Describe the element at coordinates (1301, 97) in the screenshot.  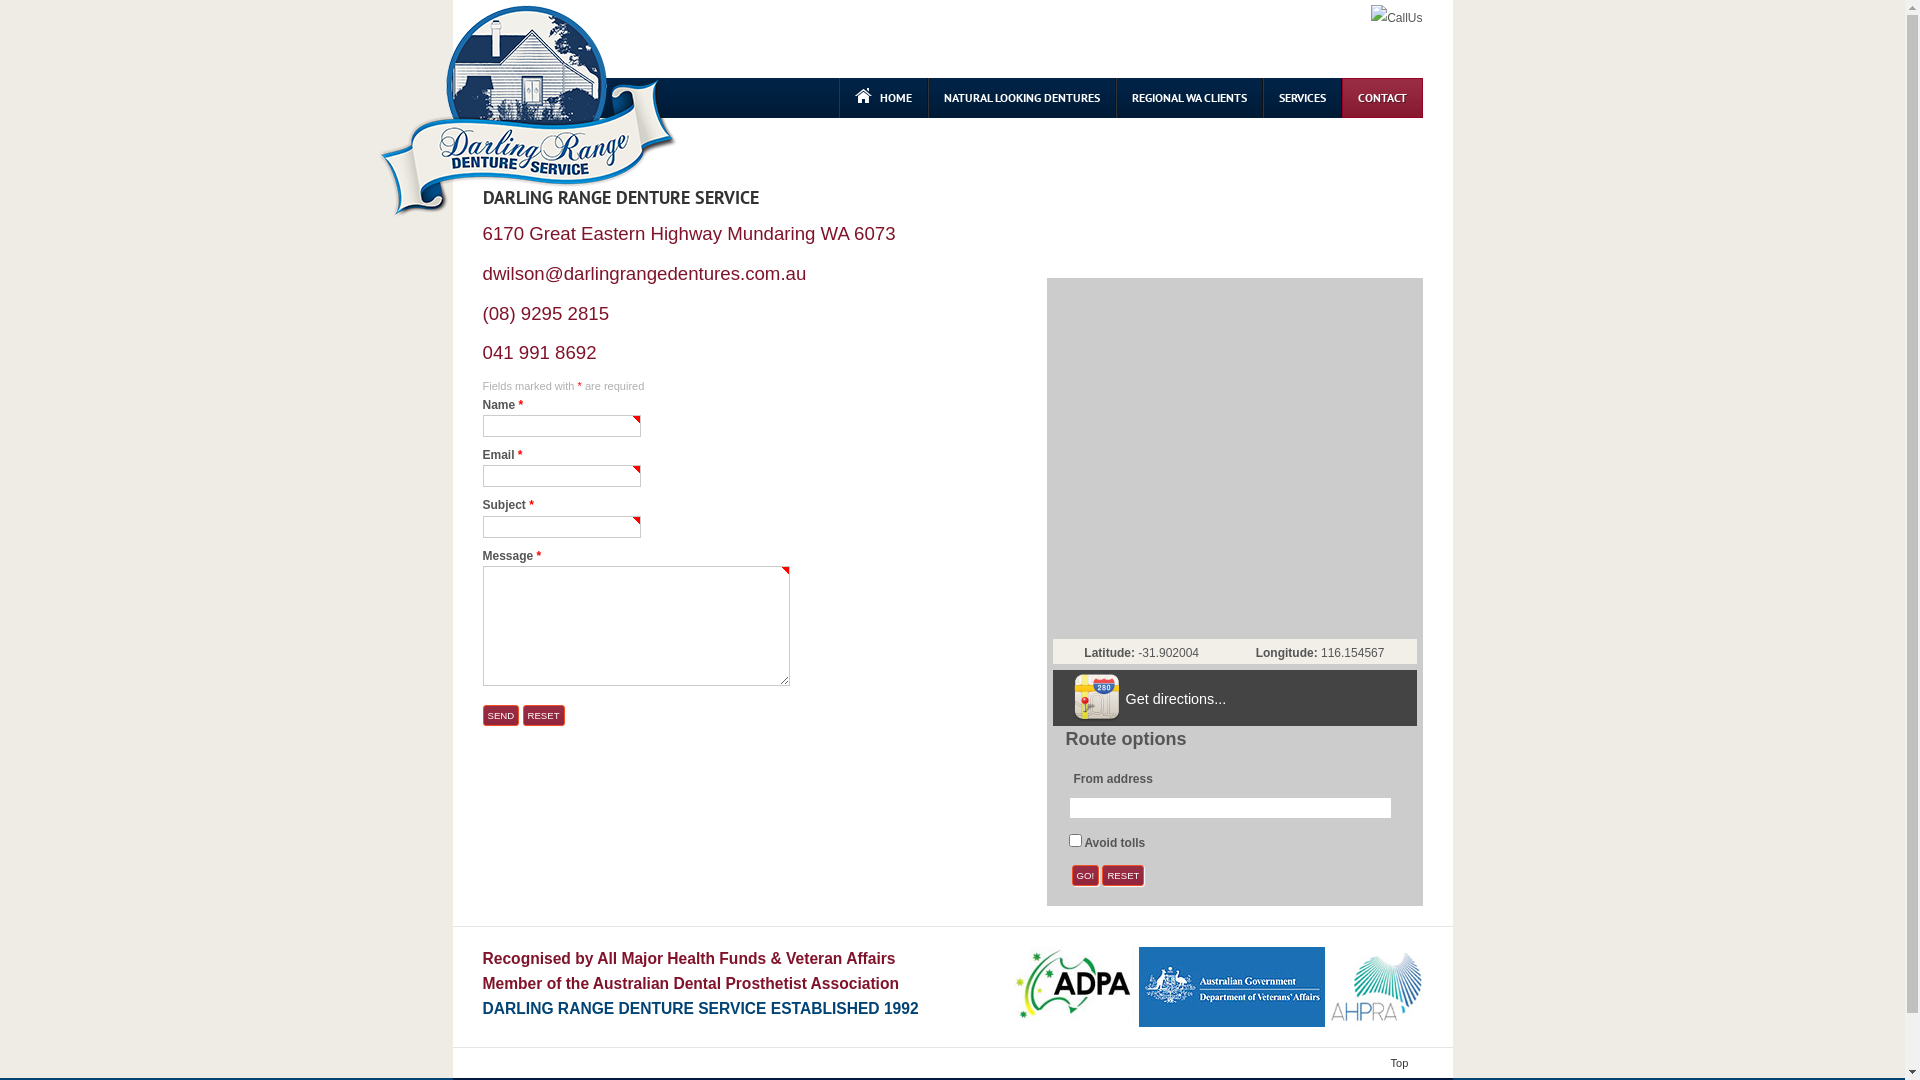
I see `'SERVICES'` at that location.